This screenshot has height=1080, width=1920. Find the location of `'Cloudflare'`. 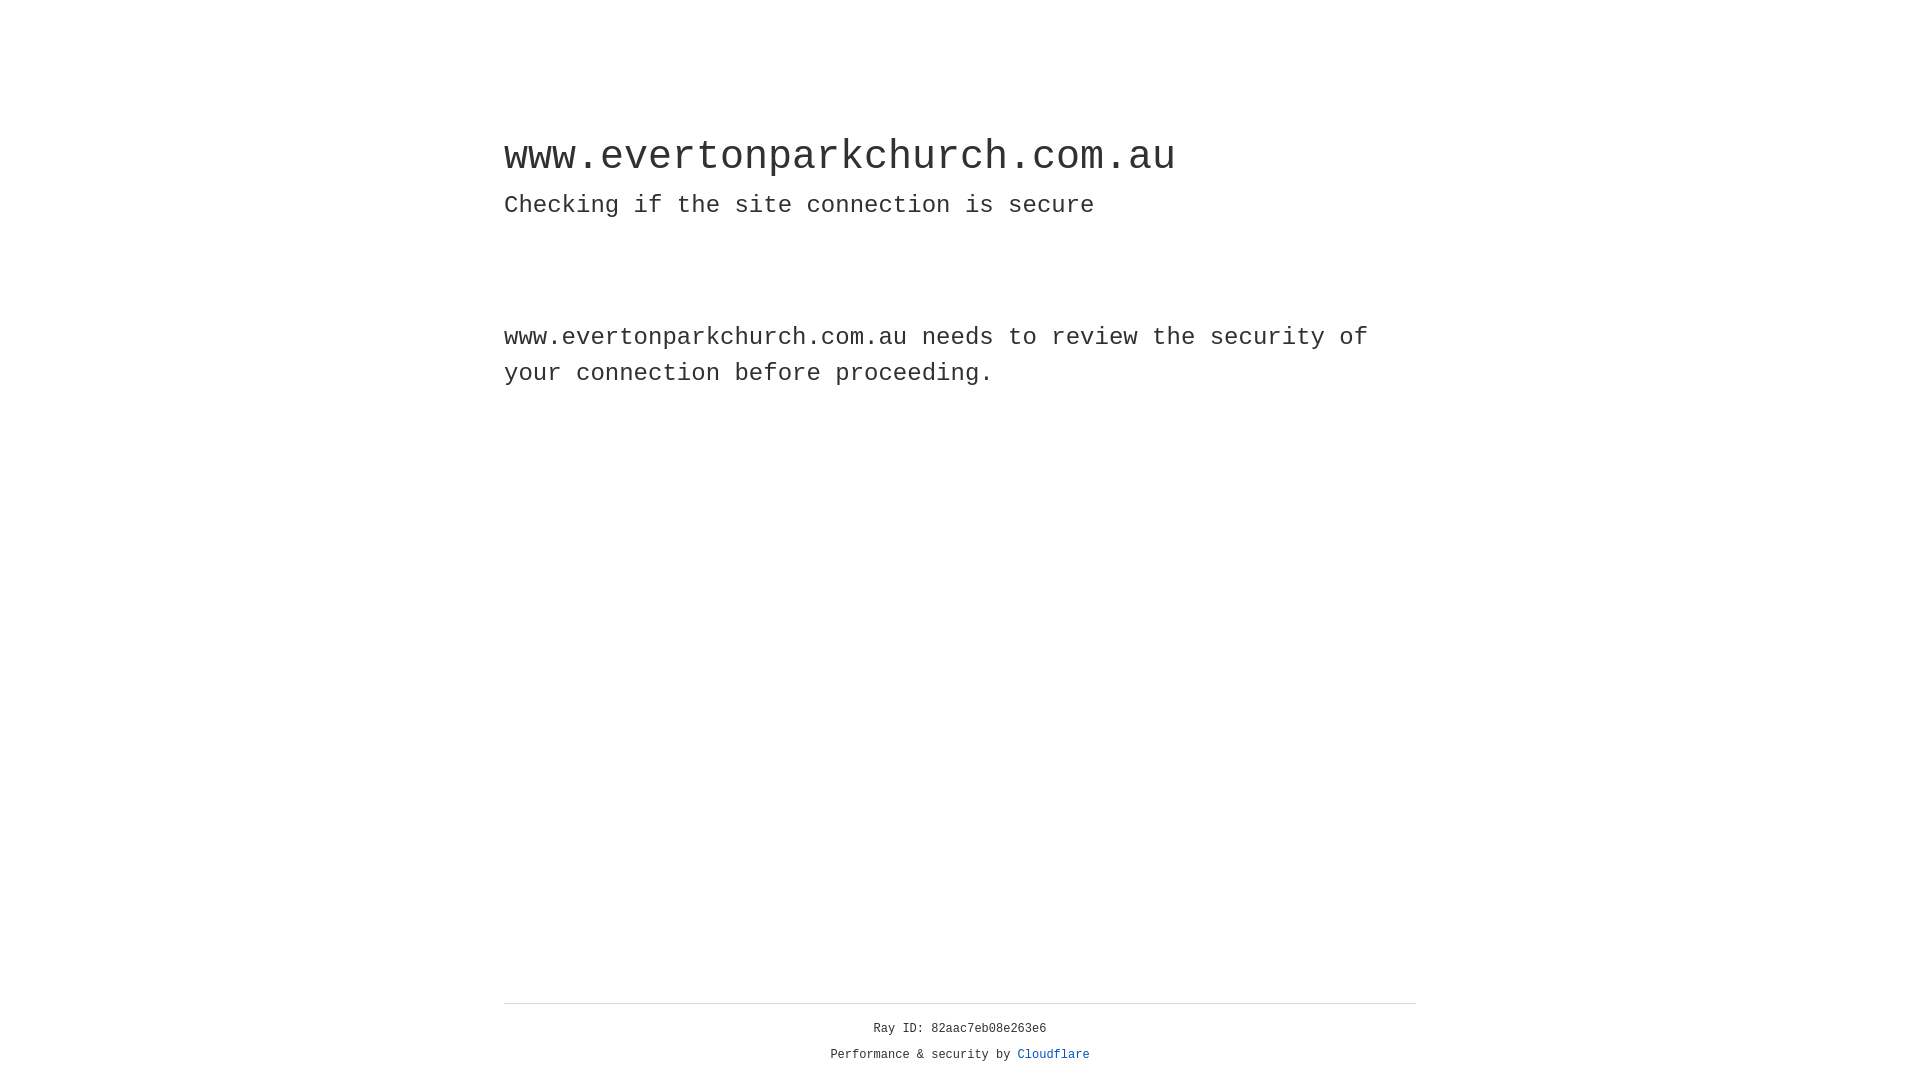

'Cloudflare' is located at coordinates (1053, 1054).